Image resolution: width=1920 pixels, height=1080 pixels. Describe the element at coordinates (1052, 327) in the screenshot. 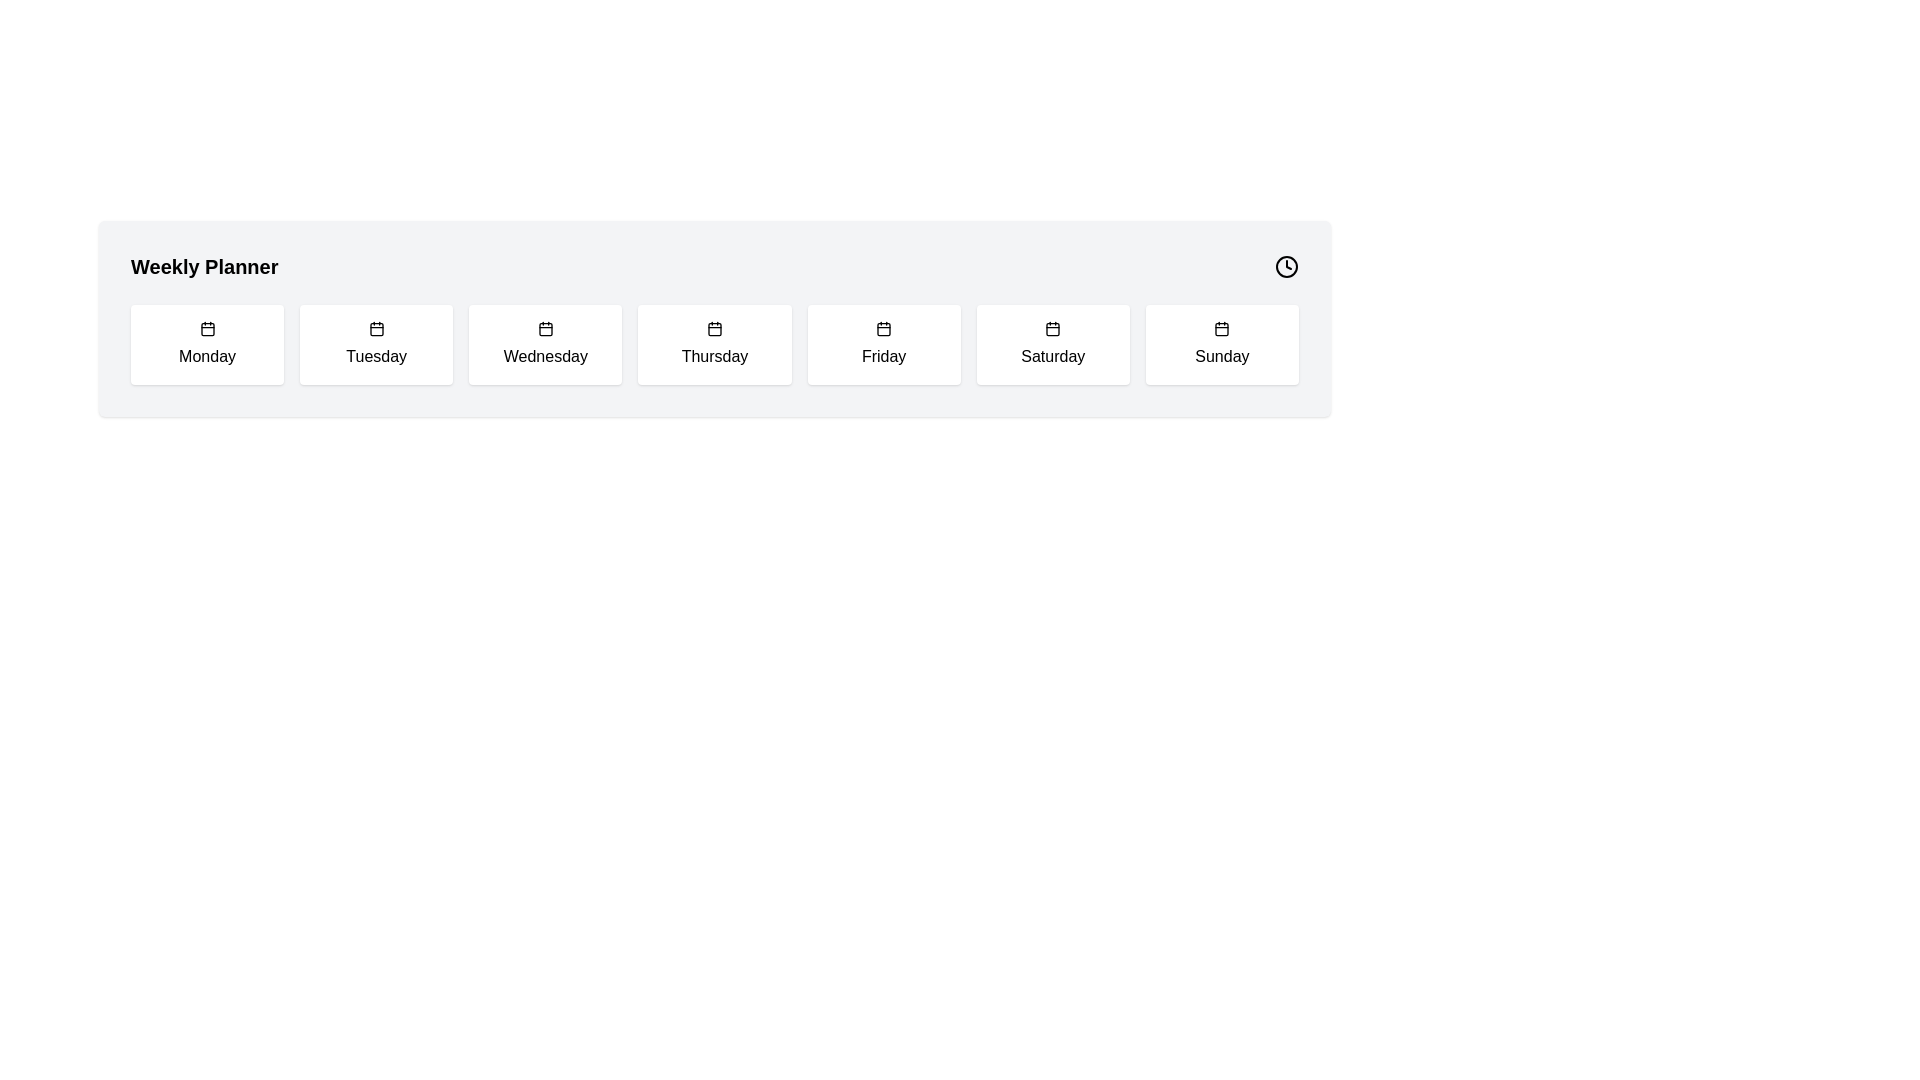

I see `the Decorative Icon representing 'Saturday' in the Weekly Planner interface` at that location.